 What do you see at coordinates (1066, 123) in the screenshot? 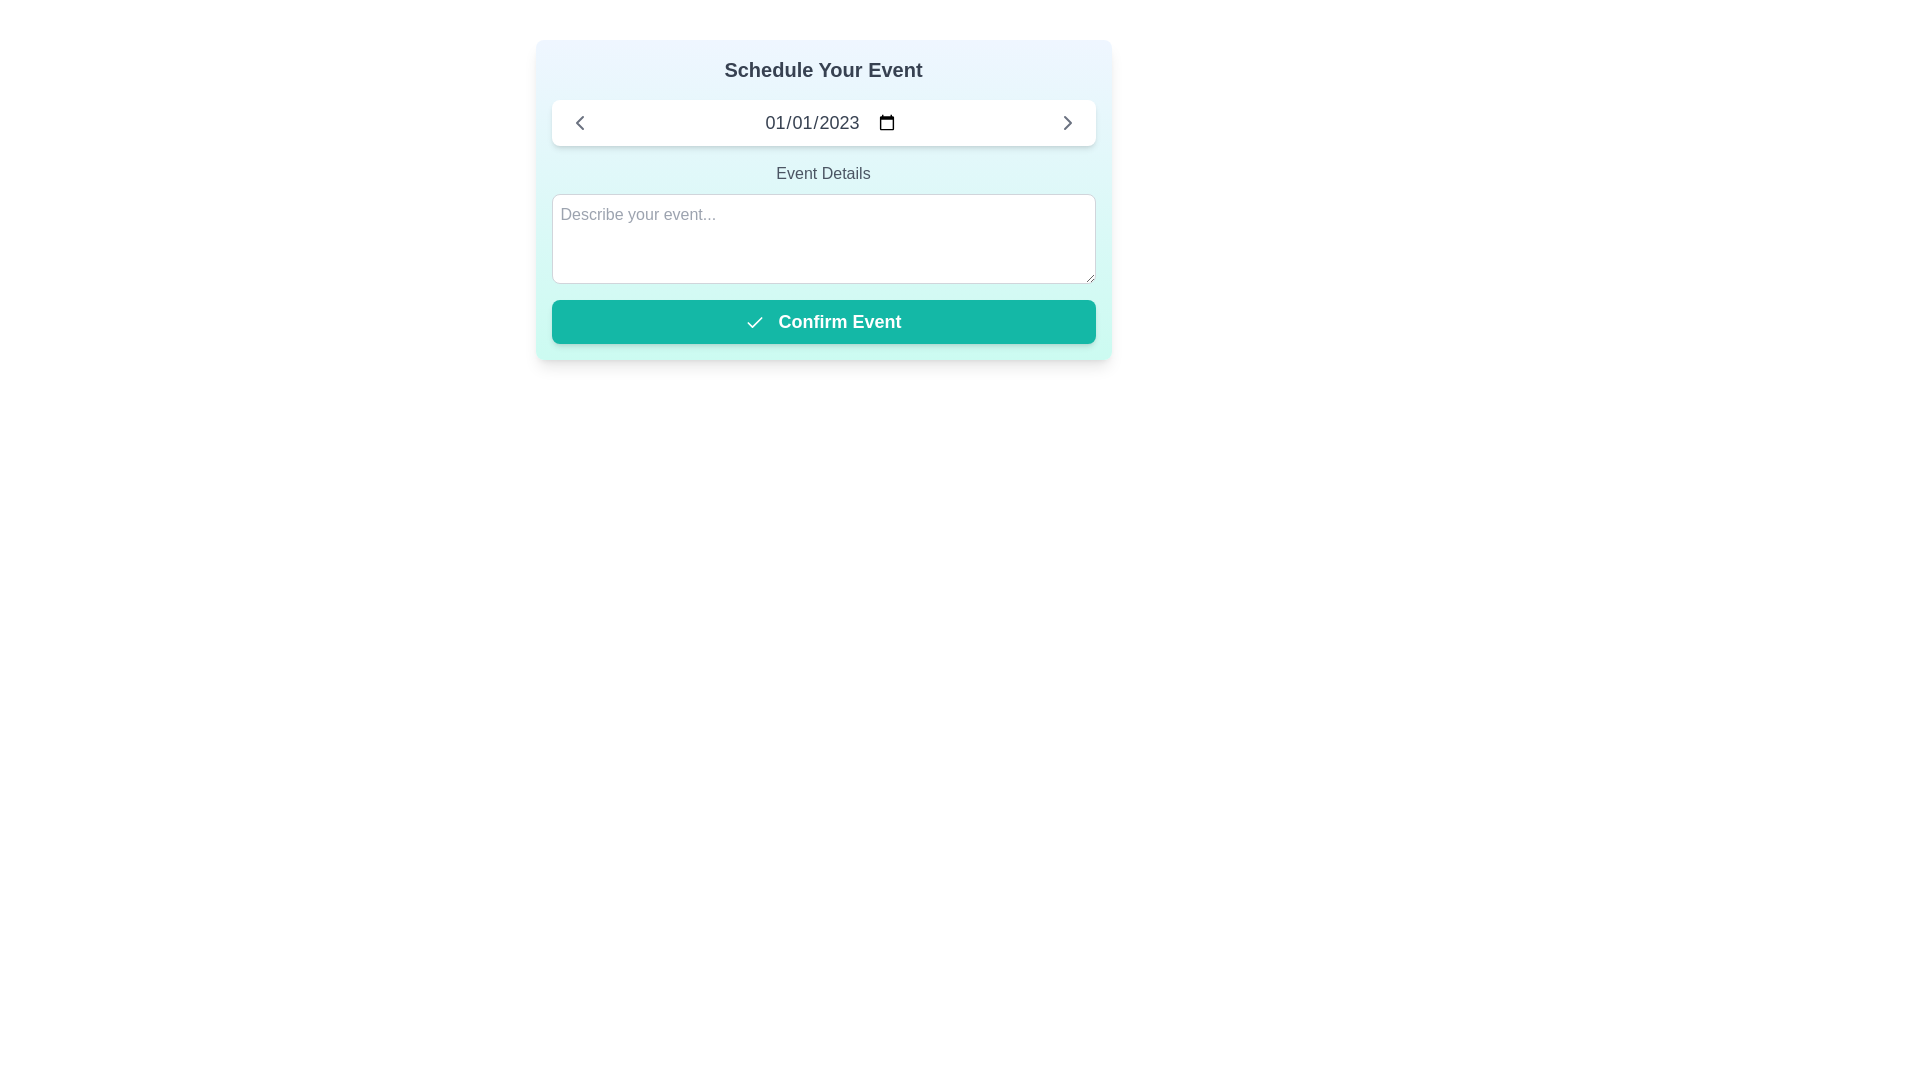
I see `the right-facing chevron arrow icon, which is located at the far right of a rectangular field containing the date '01/01/2023'` at bounding box center [1066, 123].